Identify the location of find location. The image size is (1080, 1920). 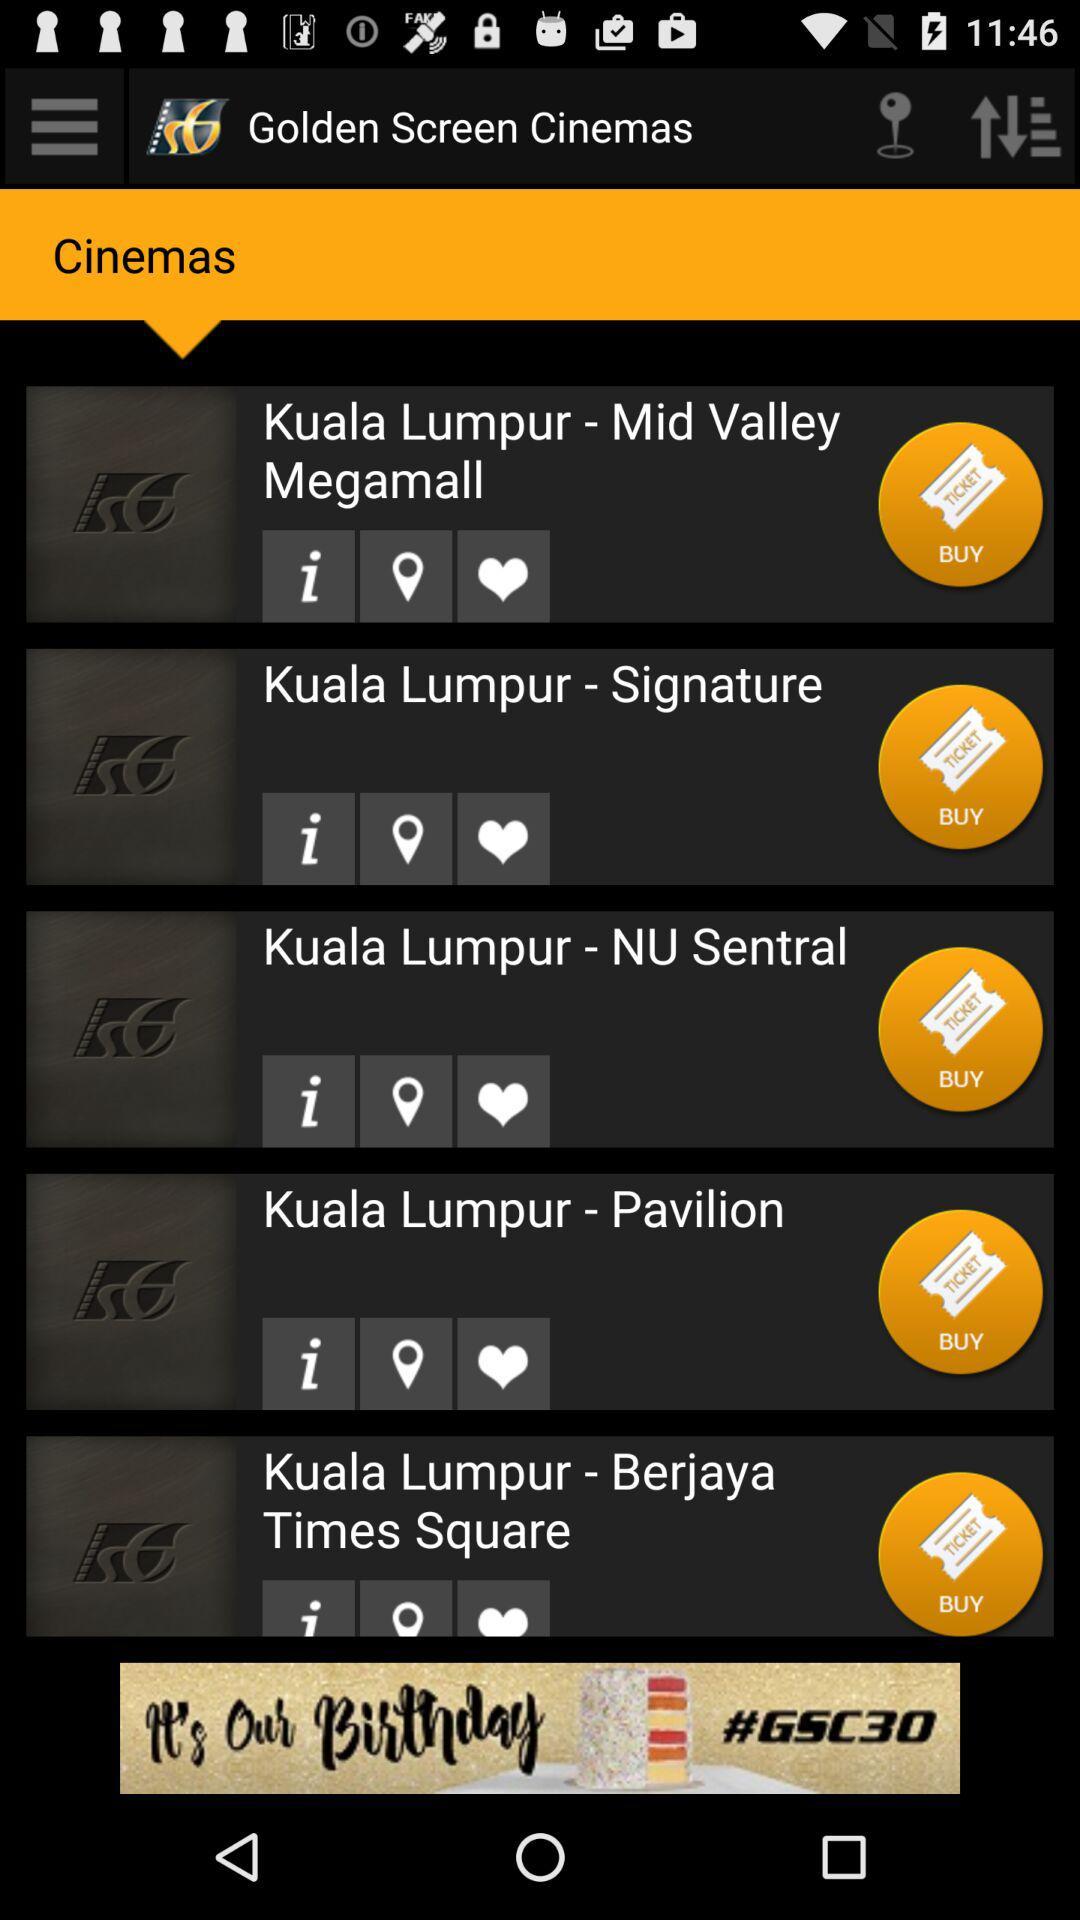
(405, 838).